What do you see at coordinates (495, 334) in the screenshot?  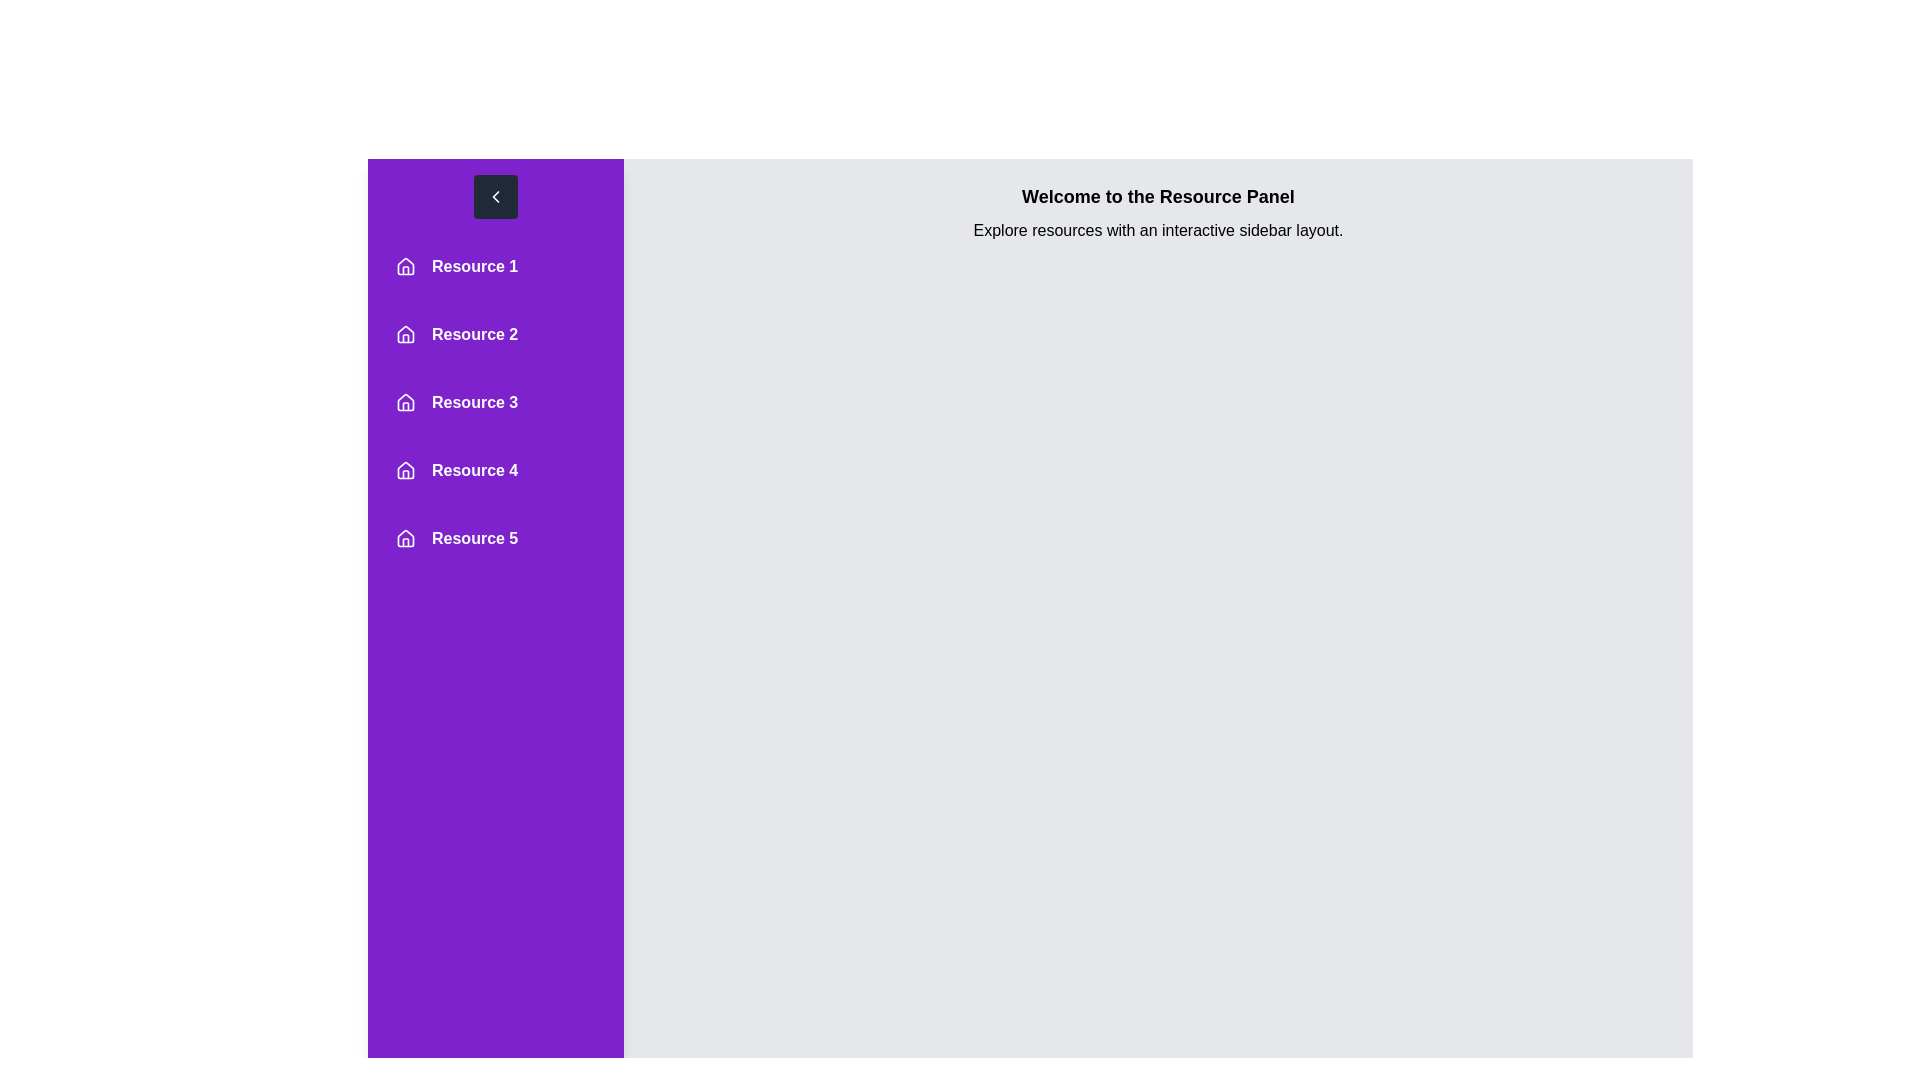 I see `the resource entry corresponding to Resource 2` at bounding box center [495, 334].